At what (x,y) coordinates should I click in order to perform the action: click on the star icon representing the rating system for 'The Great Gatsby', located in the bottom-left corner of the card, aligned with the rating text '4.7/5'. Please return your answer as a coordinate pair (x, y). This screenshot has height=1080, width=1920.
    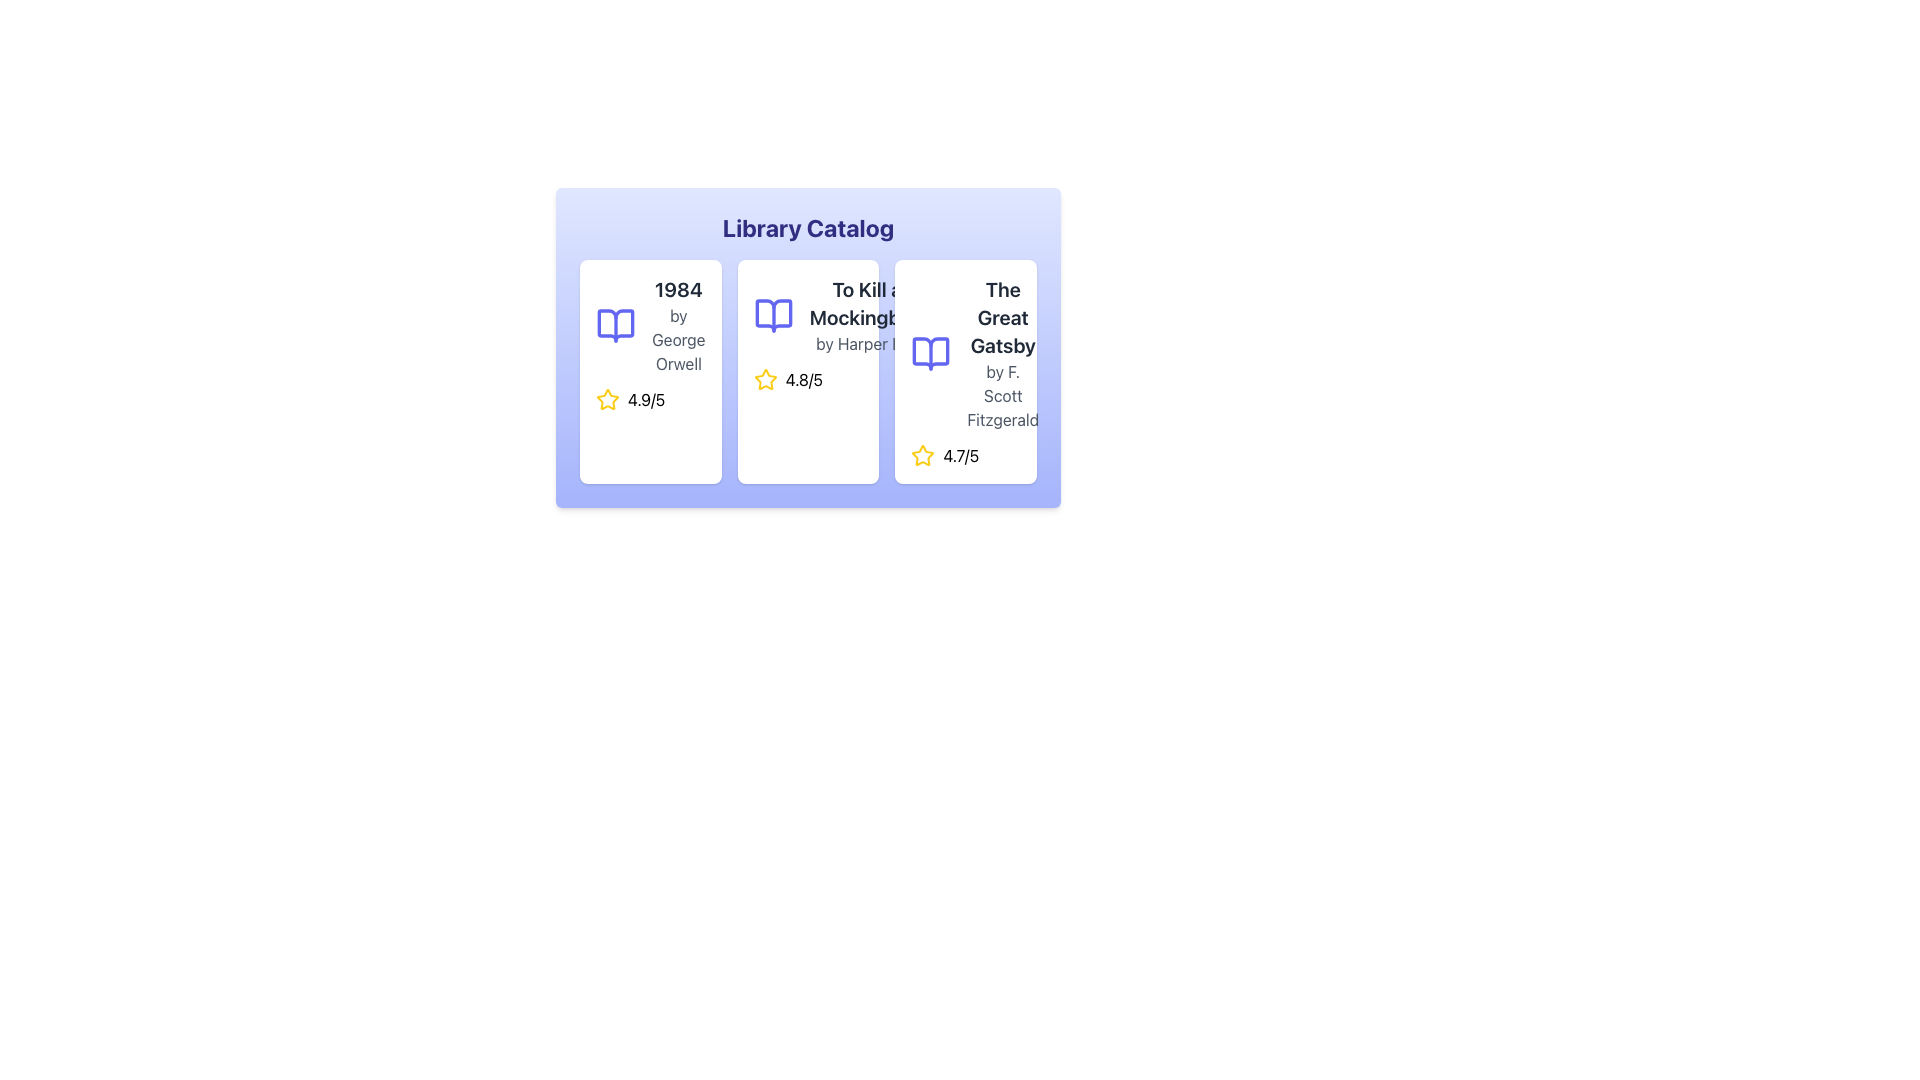
    Looking at the image, I should click on (922, 455).